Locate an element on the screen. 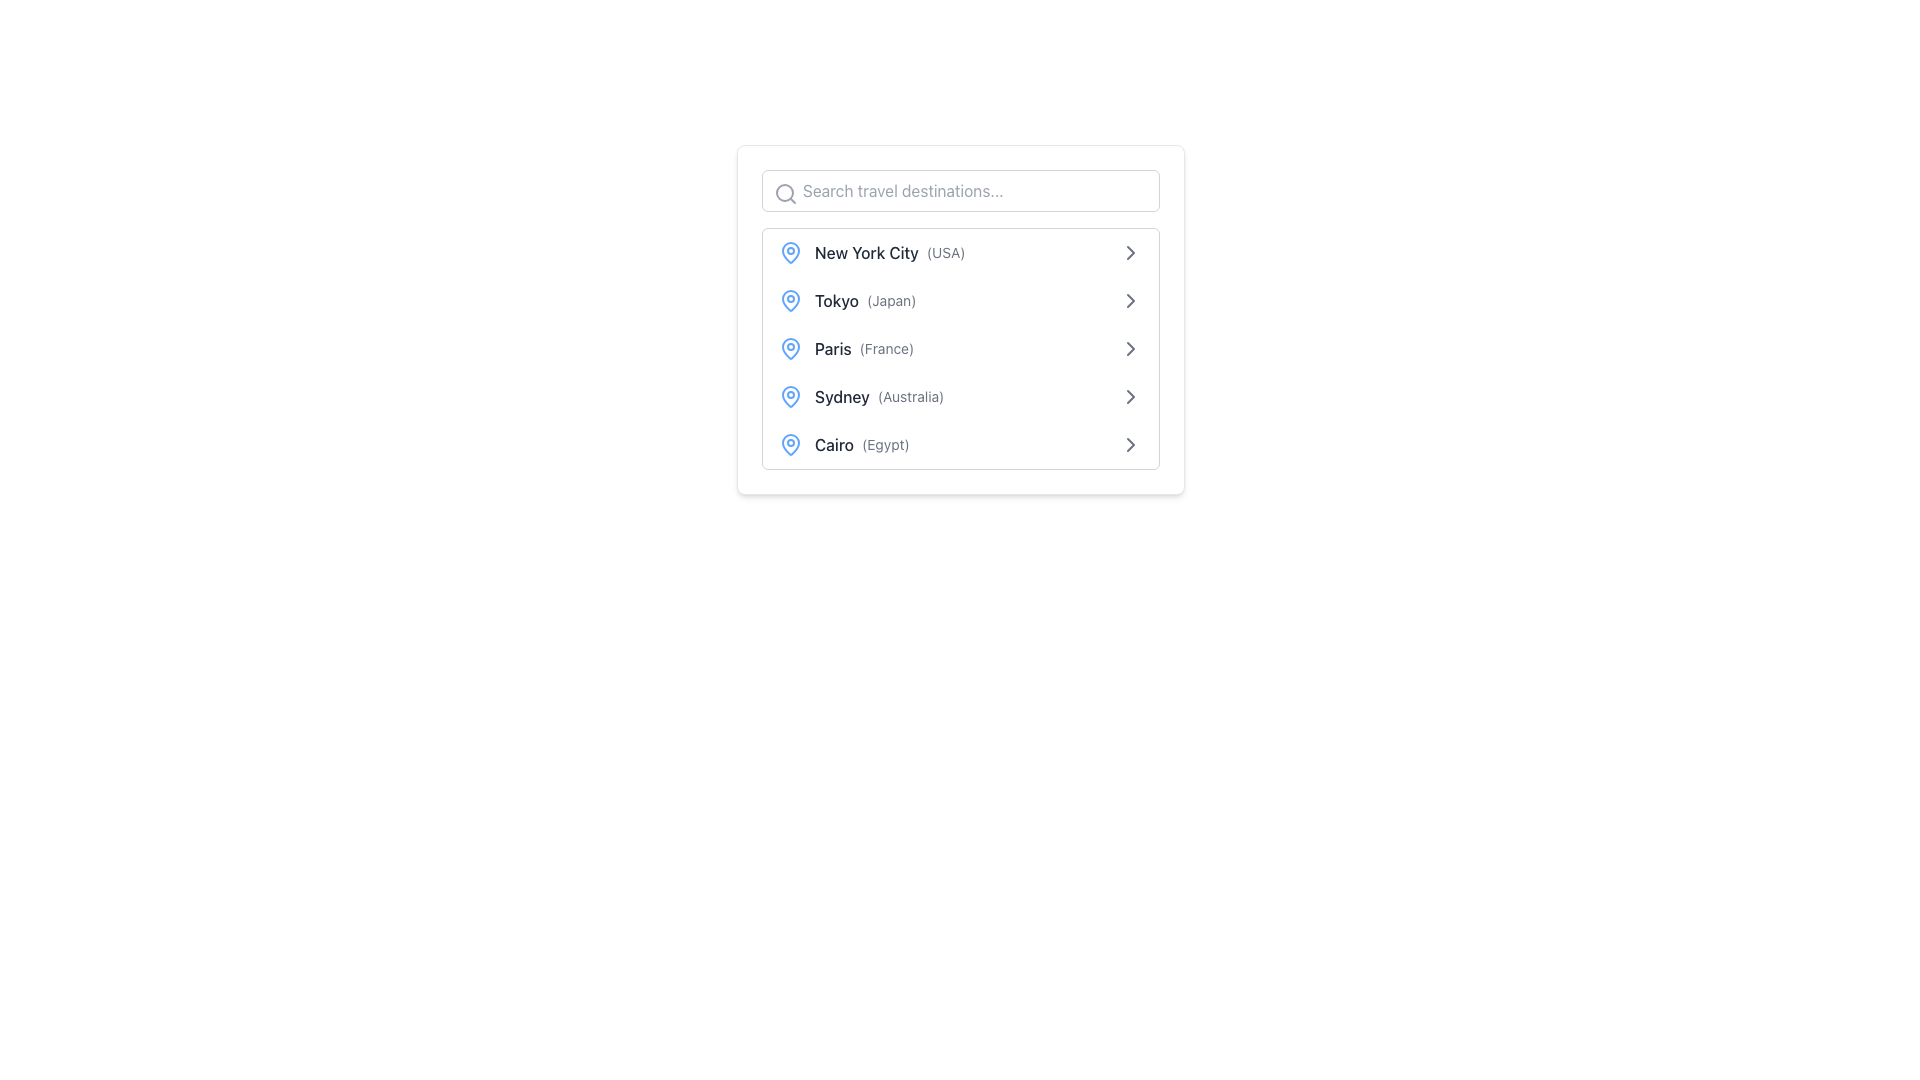  the non-interactive text label providing additional context for 'Tokyo', located to the right of the main text within the second entry of a vertical list is located at coordinates (890, 300).